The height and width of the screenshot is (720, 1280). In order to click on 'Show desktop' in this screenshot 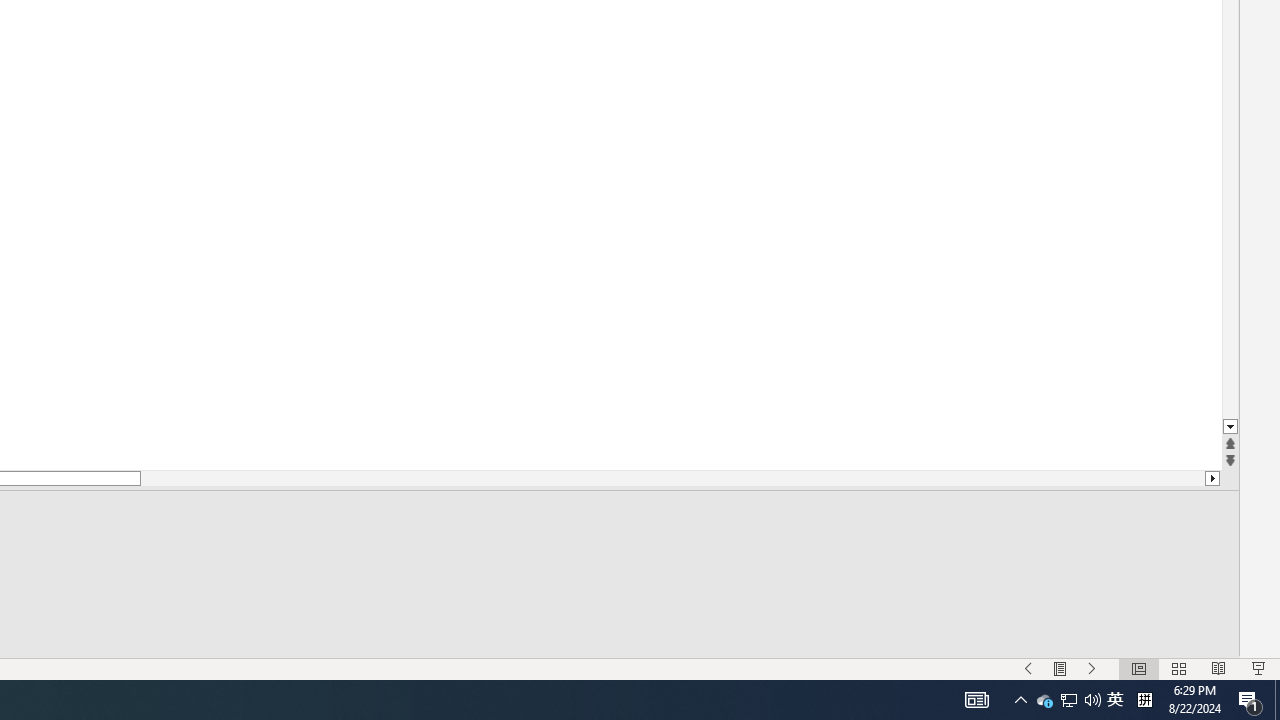, I will do `click(1276, 698)`.